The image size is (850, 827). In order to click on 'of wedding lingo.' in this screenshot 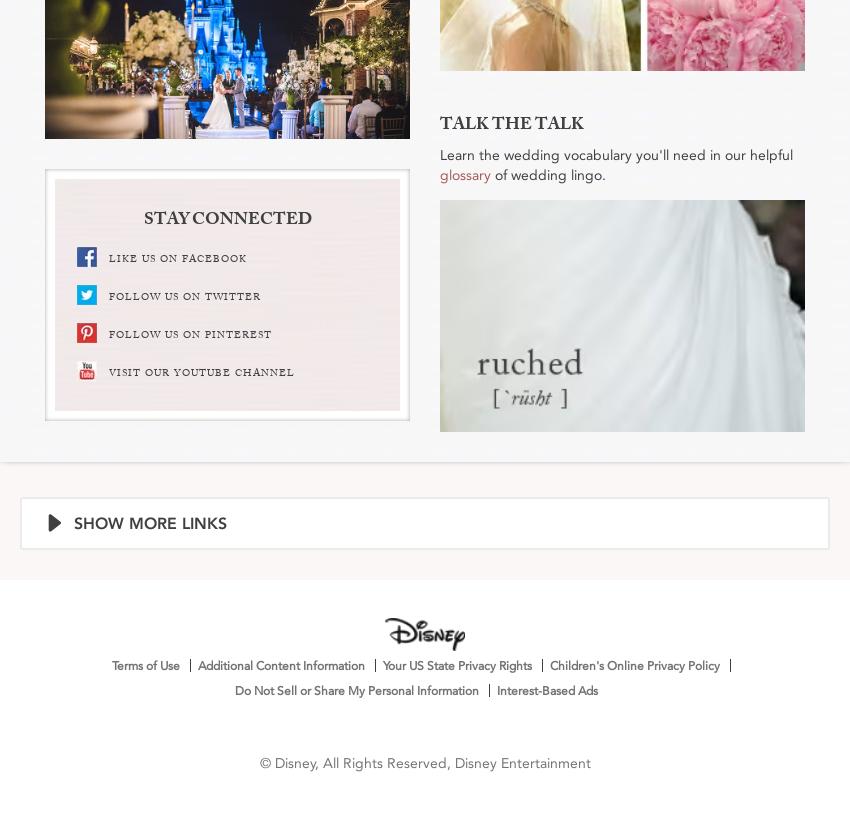, I will do `click(547, 173)`.